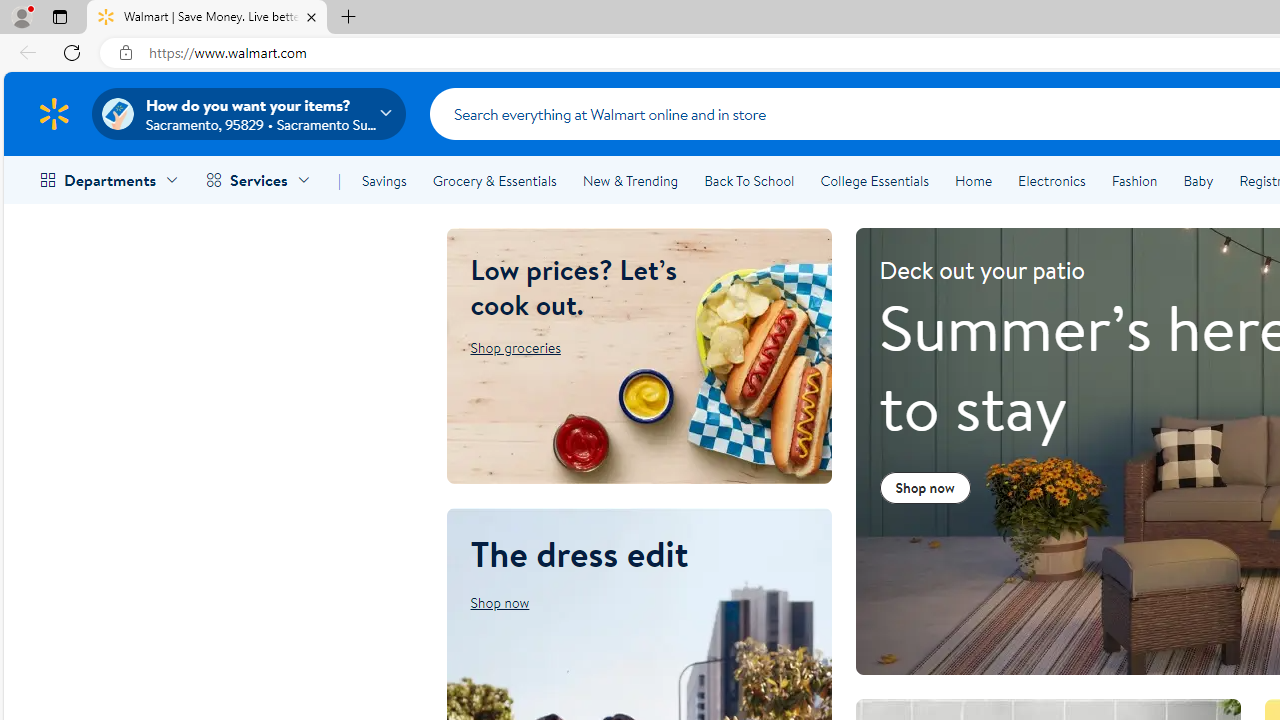 Image resolution: width=1280 pixels, height=720 pixels. Describe the element at coordinates (1134, 181) in the screenshot. I see `'Fashion'` at that location.